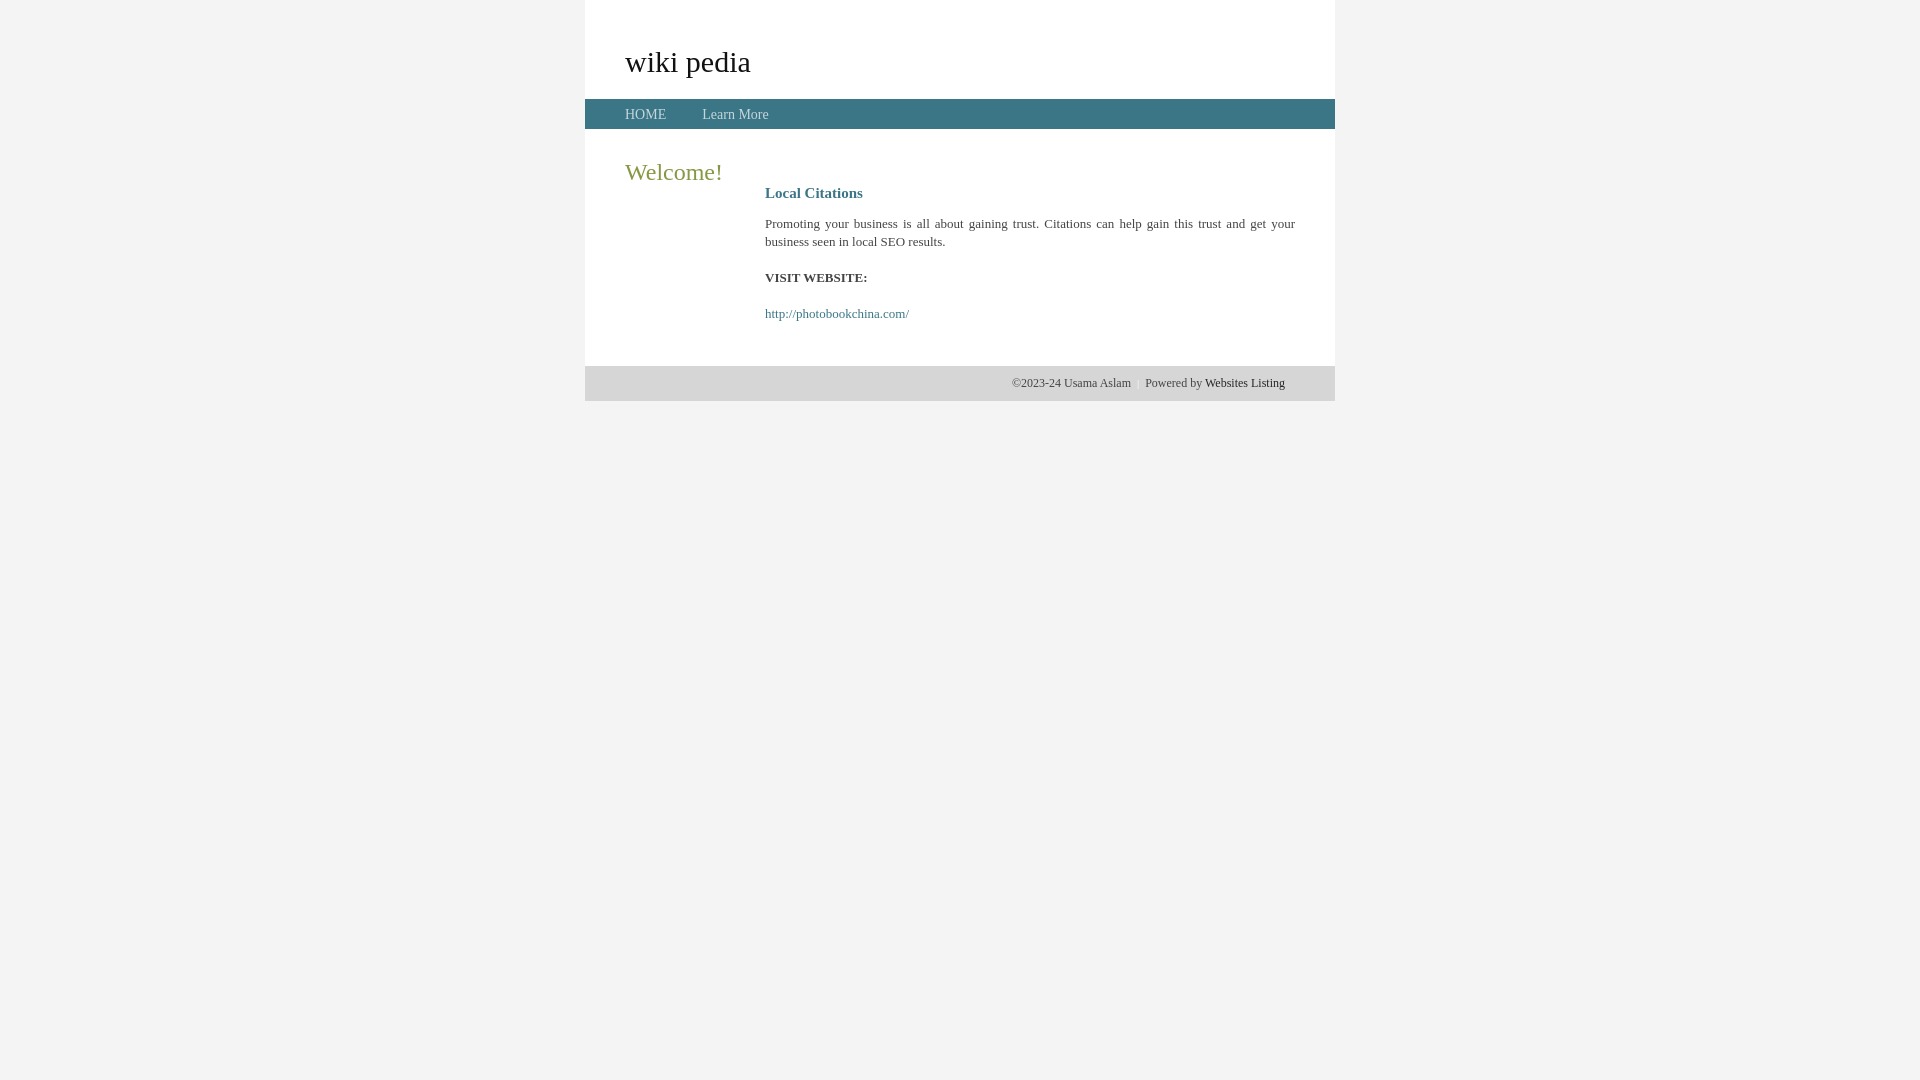 This screenshot has width=1920, height=1080. What do you see at coordinates (645, 114) in the screenshot?
I see `'HOME'` at bounding box center [645, 114].